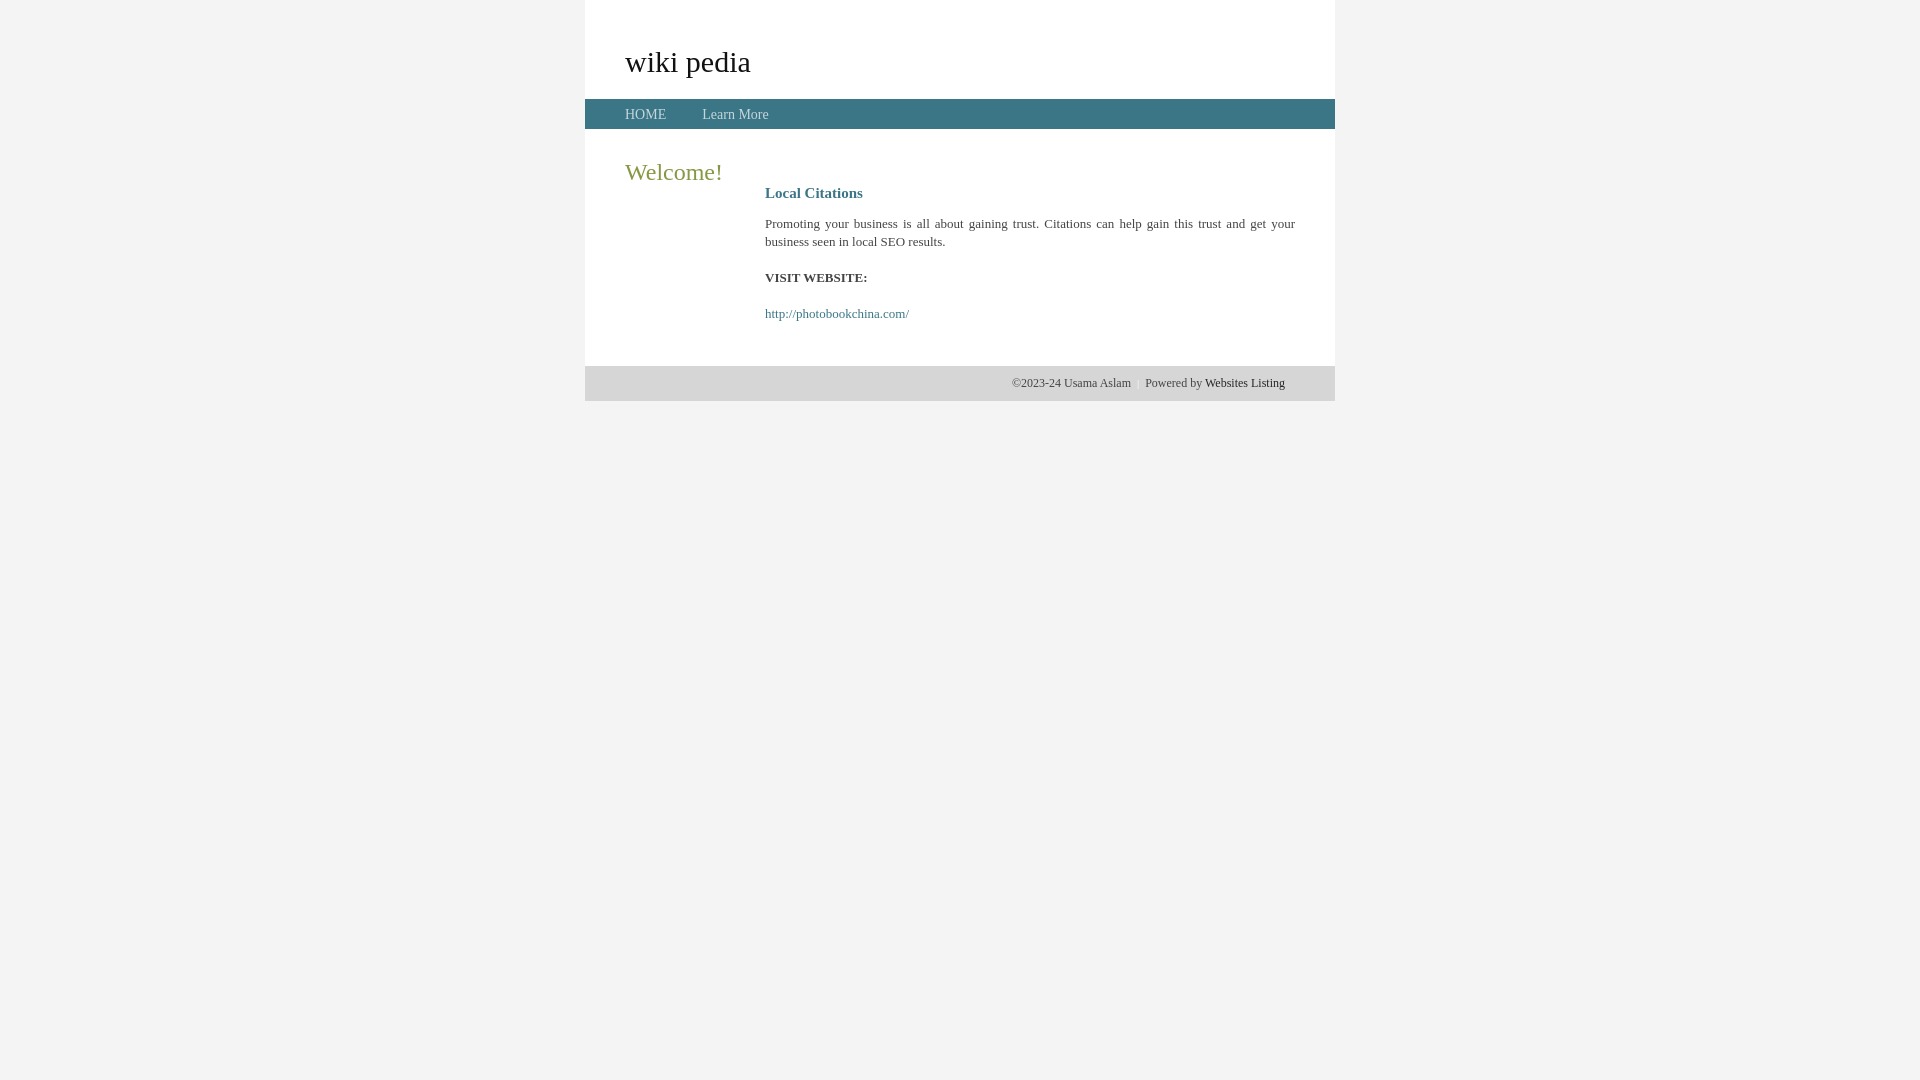 This screenshot has width=1920, height=1080. What do you see at coordinates (645, 114) in the screenshot?
I see `'HOME'` at bounding box center [645, 114].